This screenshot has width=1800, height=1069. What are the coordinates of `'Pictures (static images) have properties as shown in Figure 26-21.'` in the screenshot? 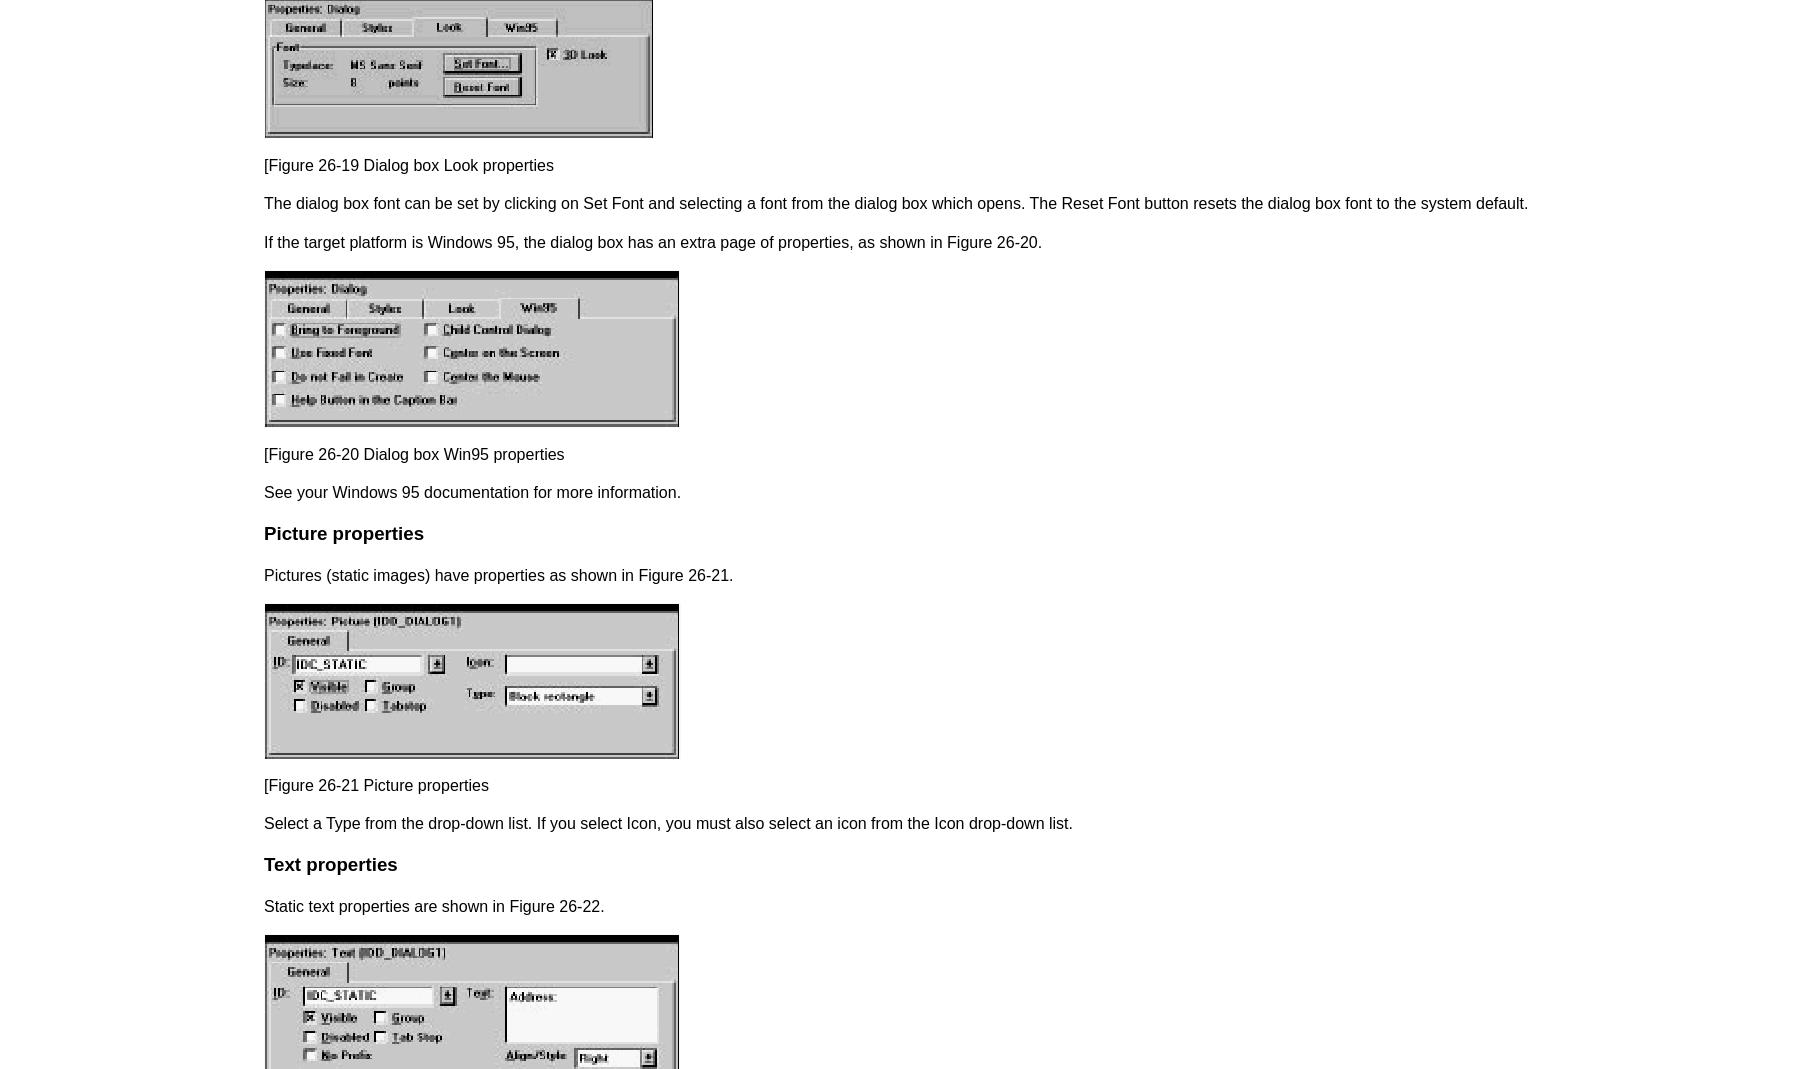 It's located at (497, 574).